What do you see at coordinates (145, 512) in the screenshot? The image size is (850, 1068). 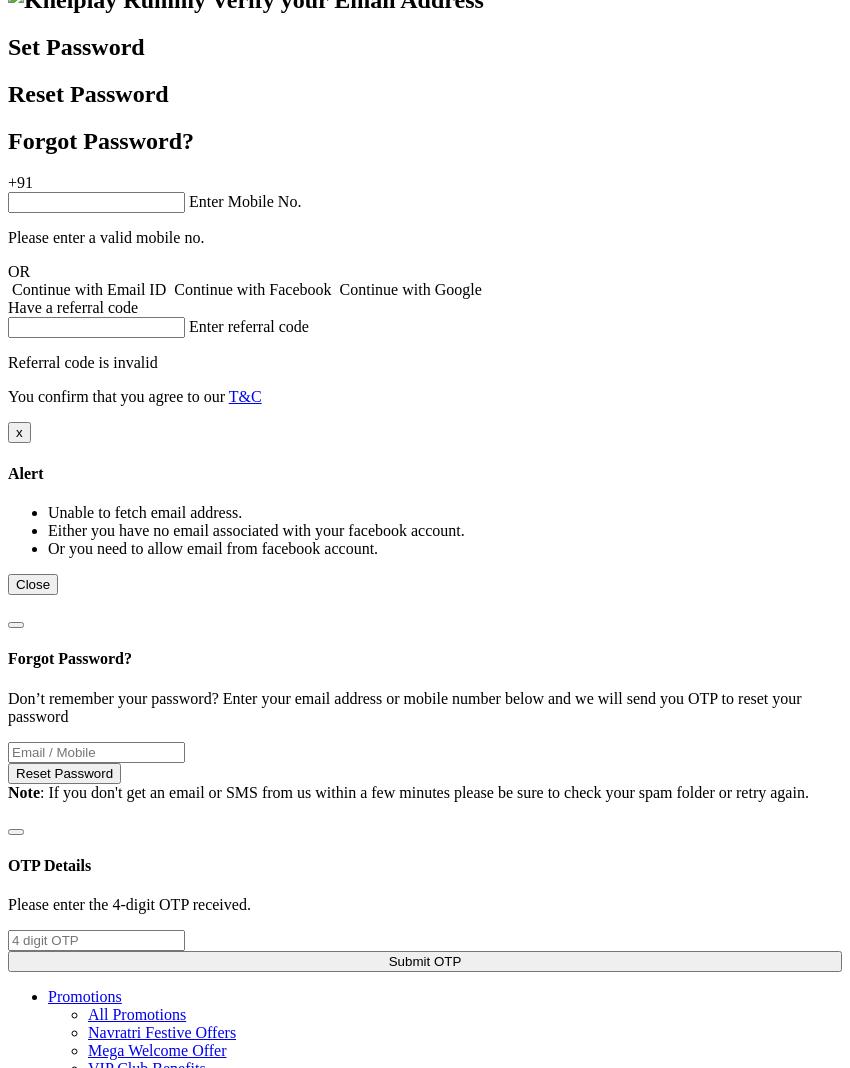 I see `'Unable to fetch email address.'` at bounding box center [145, 512].